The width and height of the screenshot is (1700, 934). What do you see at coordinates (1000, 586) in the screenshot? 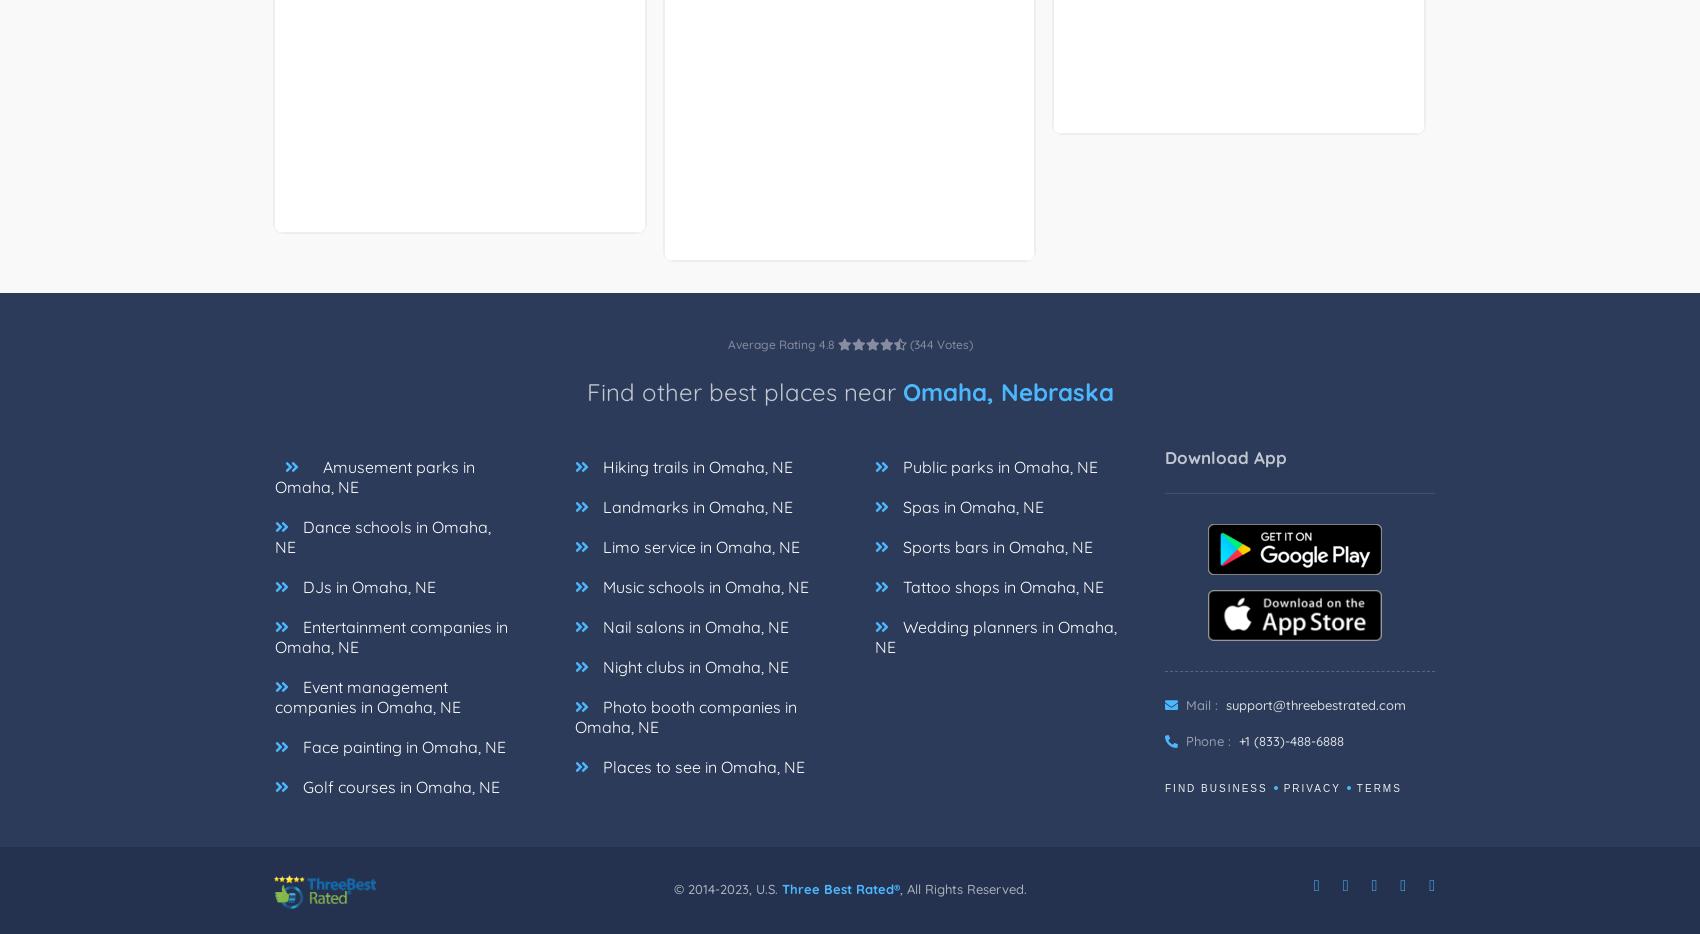
I see `'Tattoo shops in Omaha, NE'` at bounding box center [1000, 586].